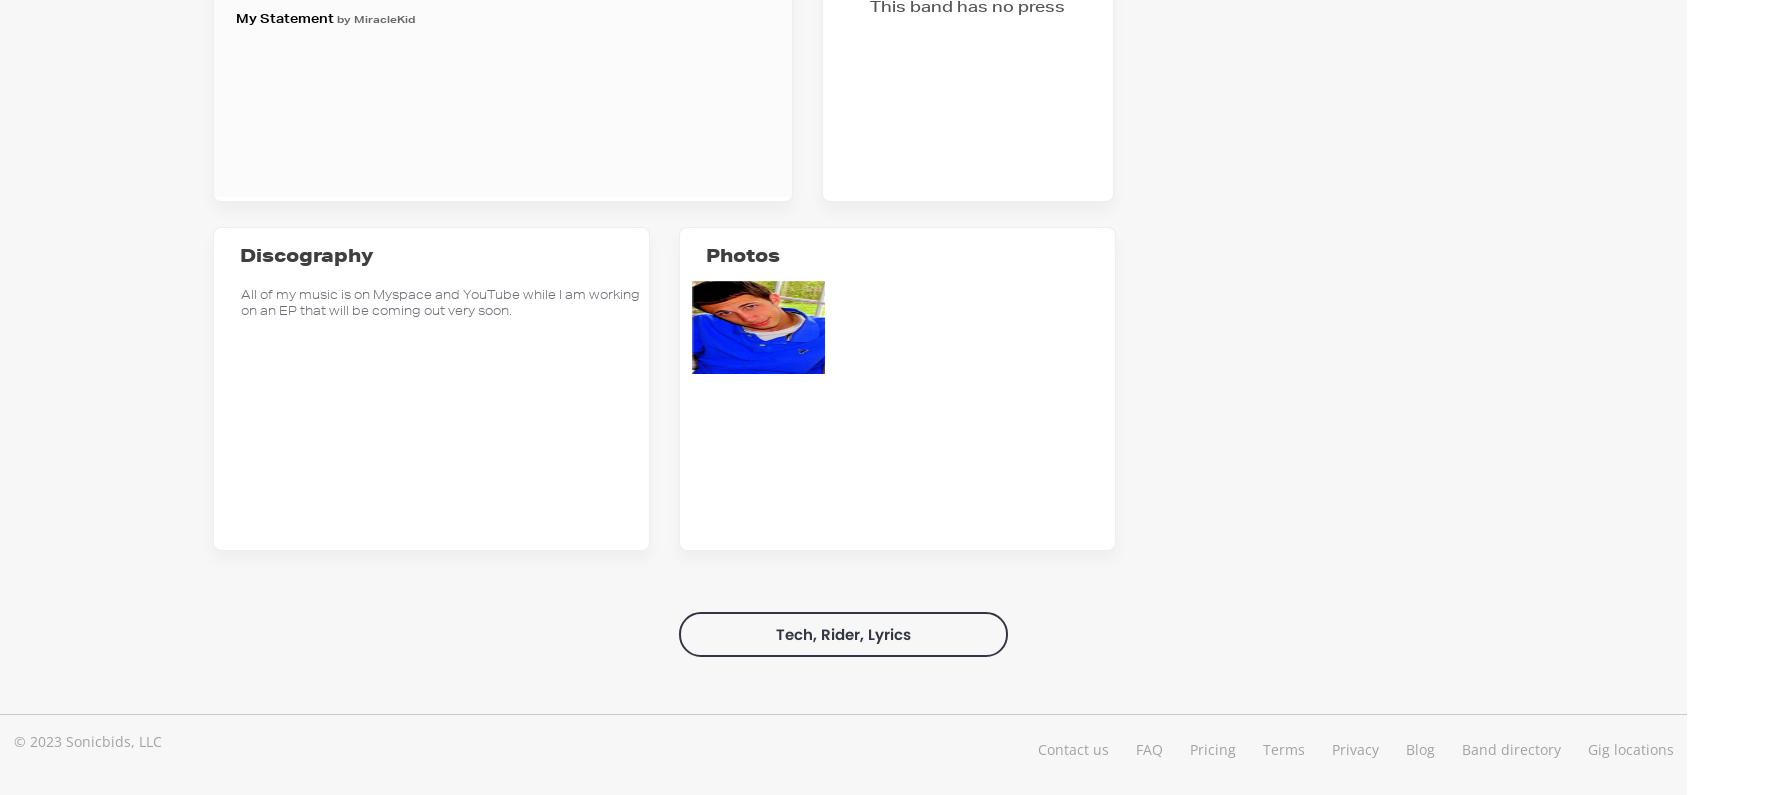 Image resolution: width=1771 pixels, height=795 pixels. I want to click on 'Band directory', so click(1510, 747).